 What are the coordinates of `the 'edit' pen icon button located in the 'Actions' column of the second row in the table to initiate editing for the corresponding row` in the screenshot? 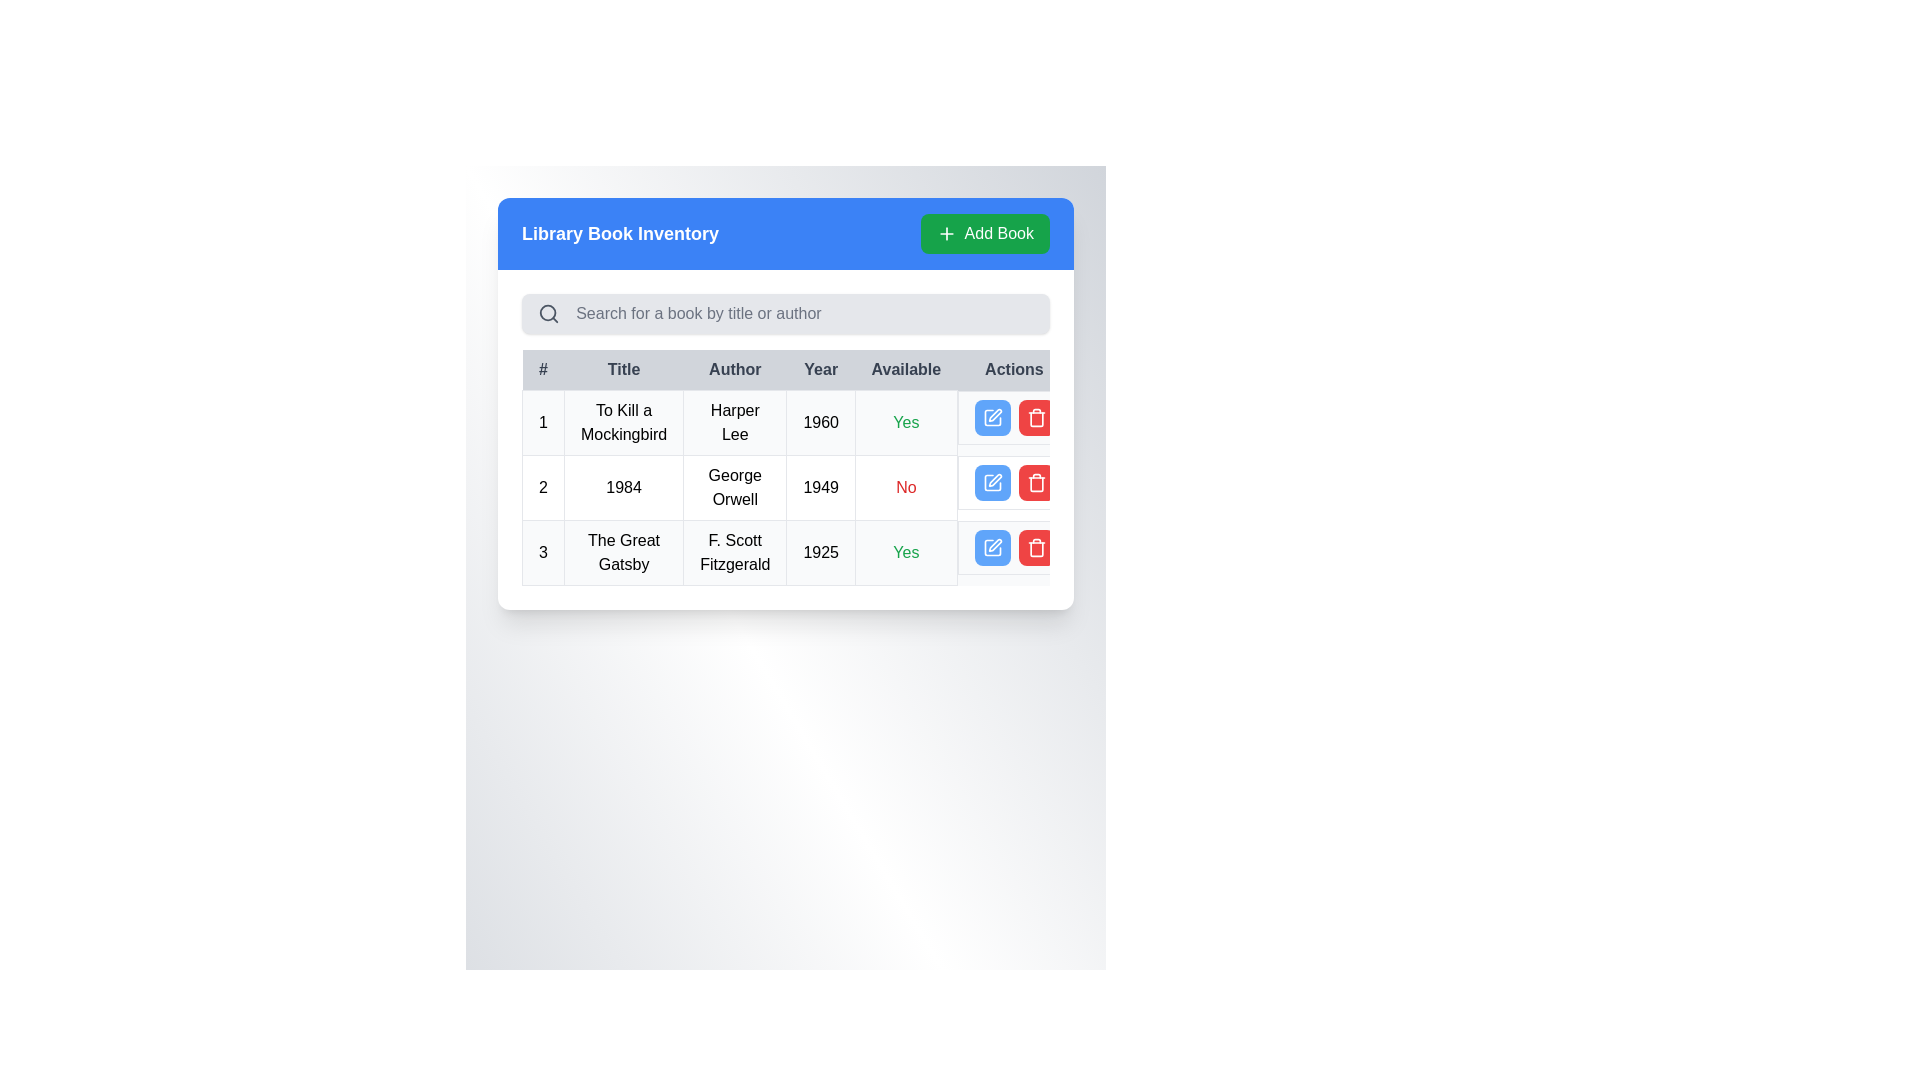 It's located at (995, 479).